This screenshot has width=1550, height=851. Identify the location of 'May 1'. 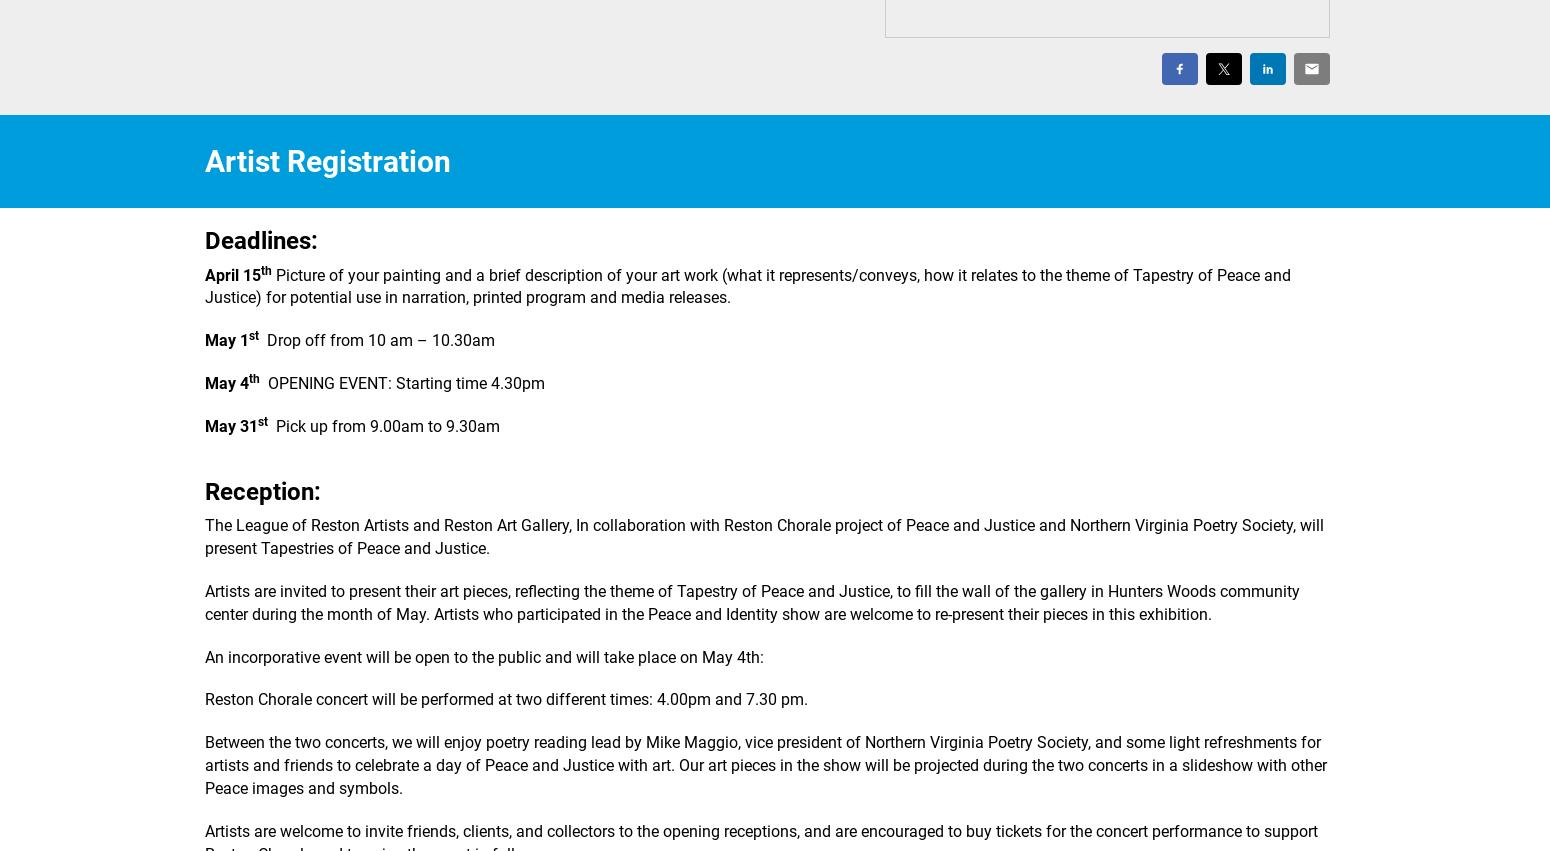
(226, 339).